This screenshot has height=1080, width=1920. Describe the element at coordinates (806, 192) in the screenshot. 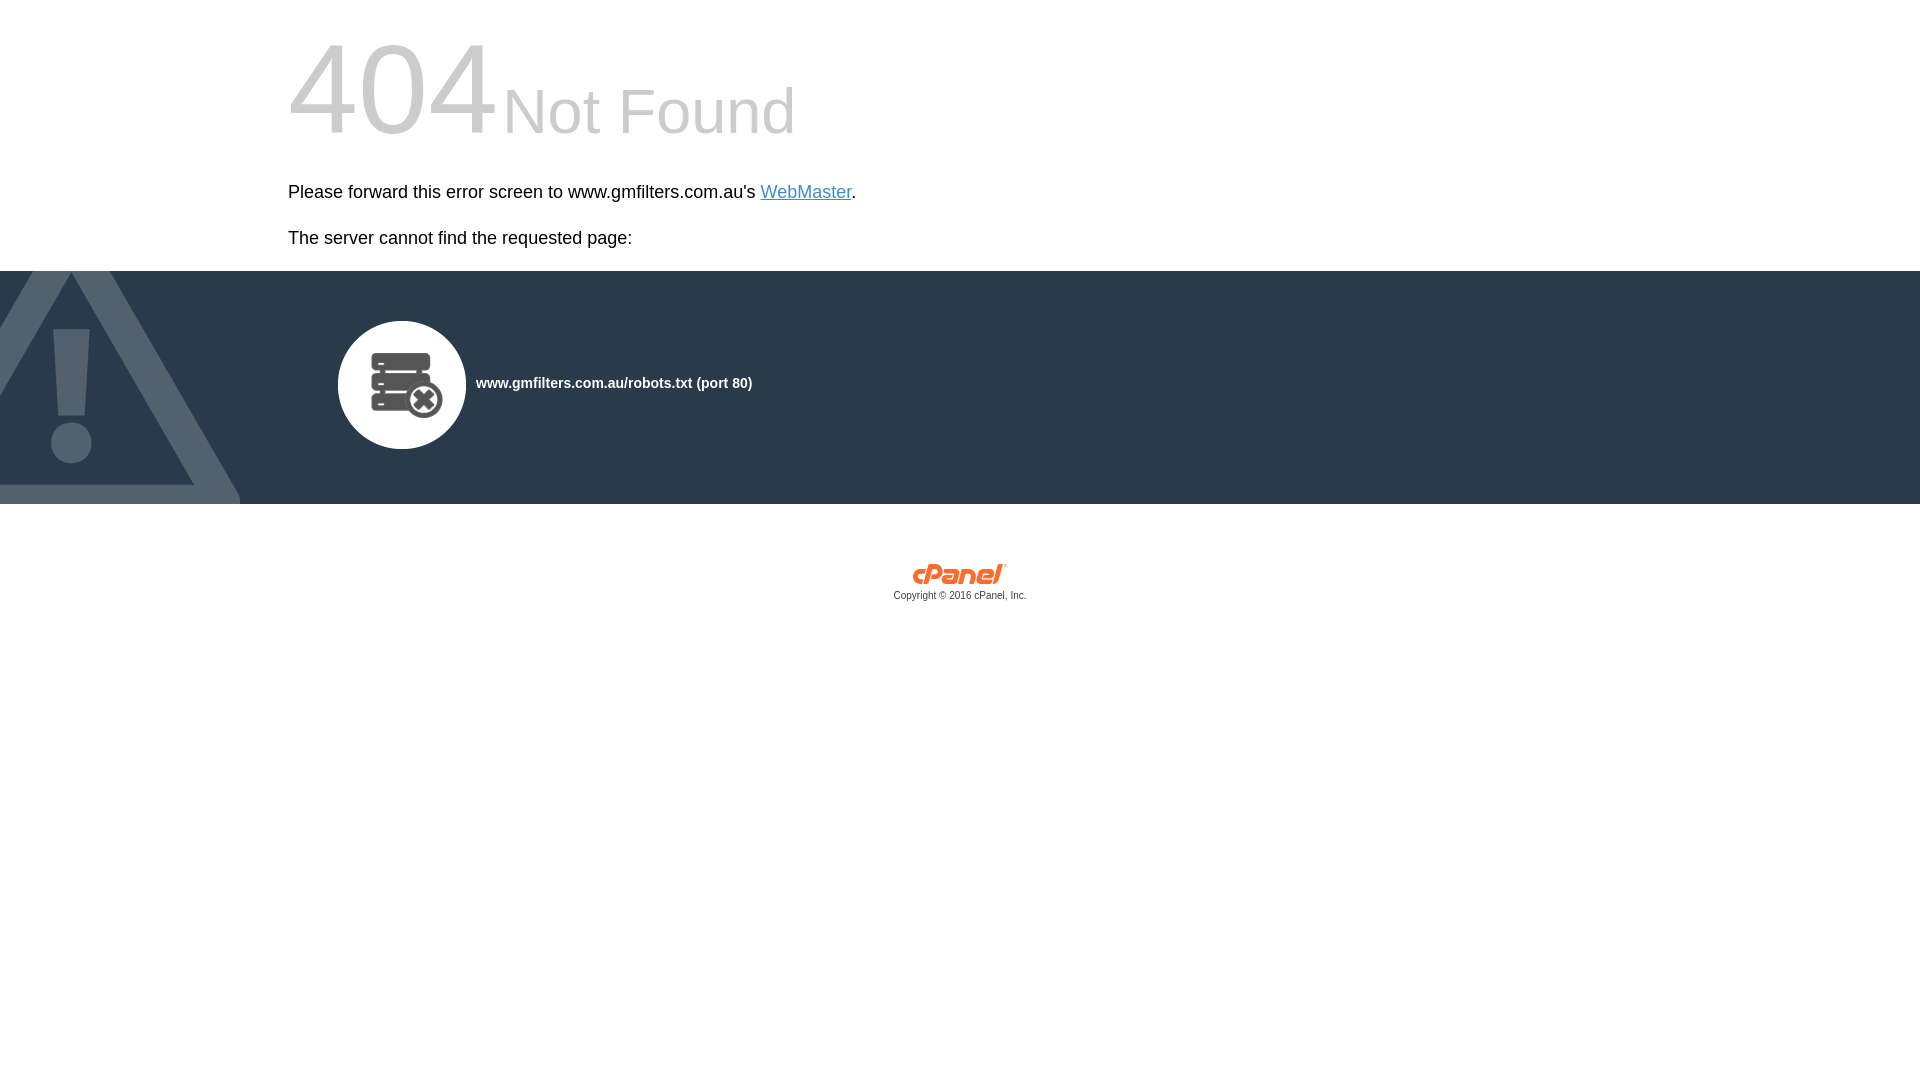

I see `'WebMaster'` at that location.